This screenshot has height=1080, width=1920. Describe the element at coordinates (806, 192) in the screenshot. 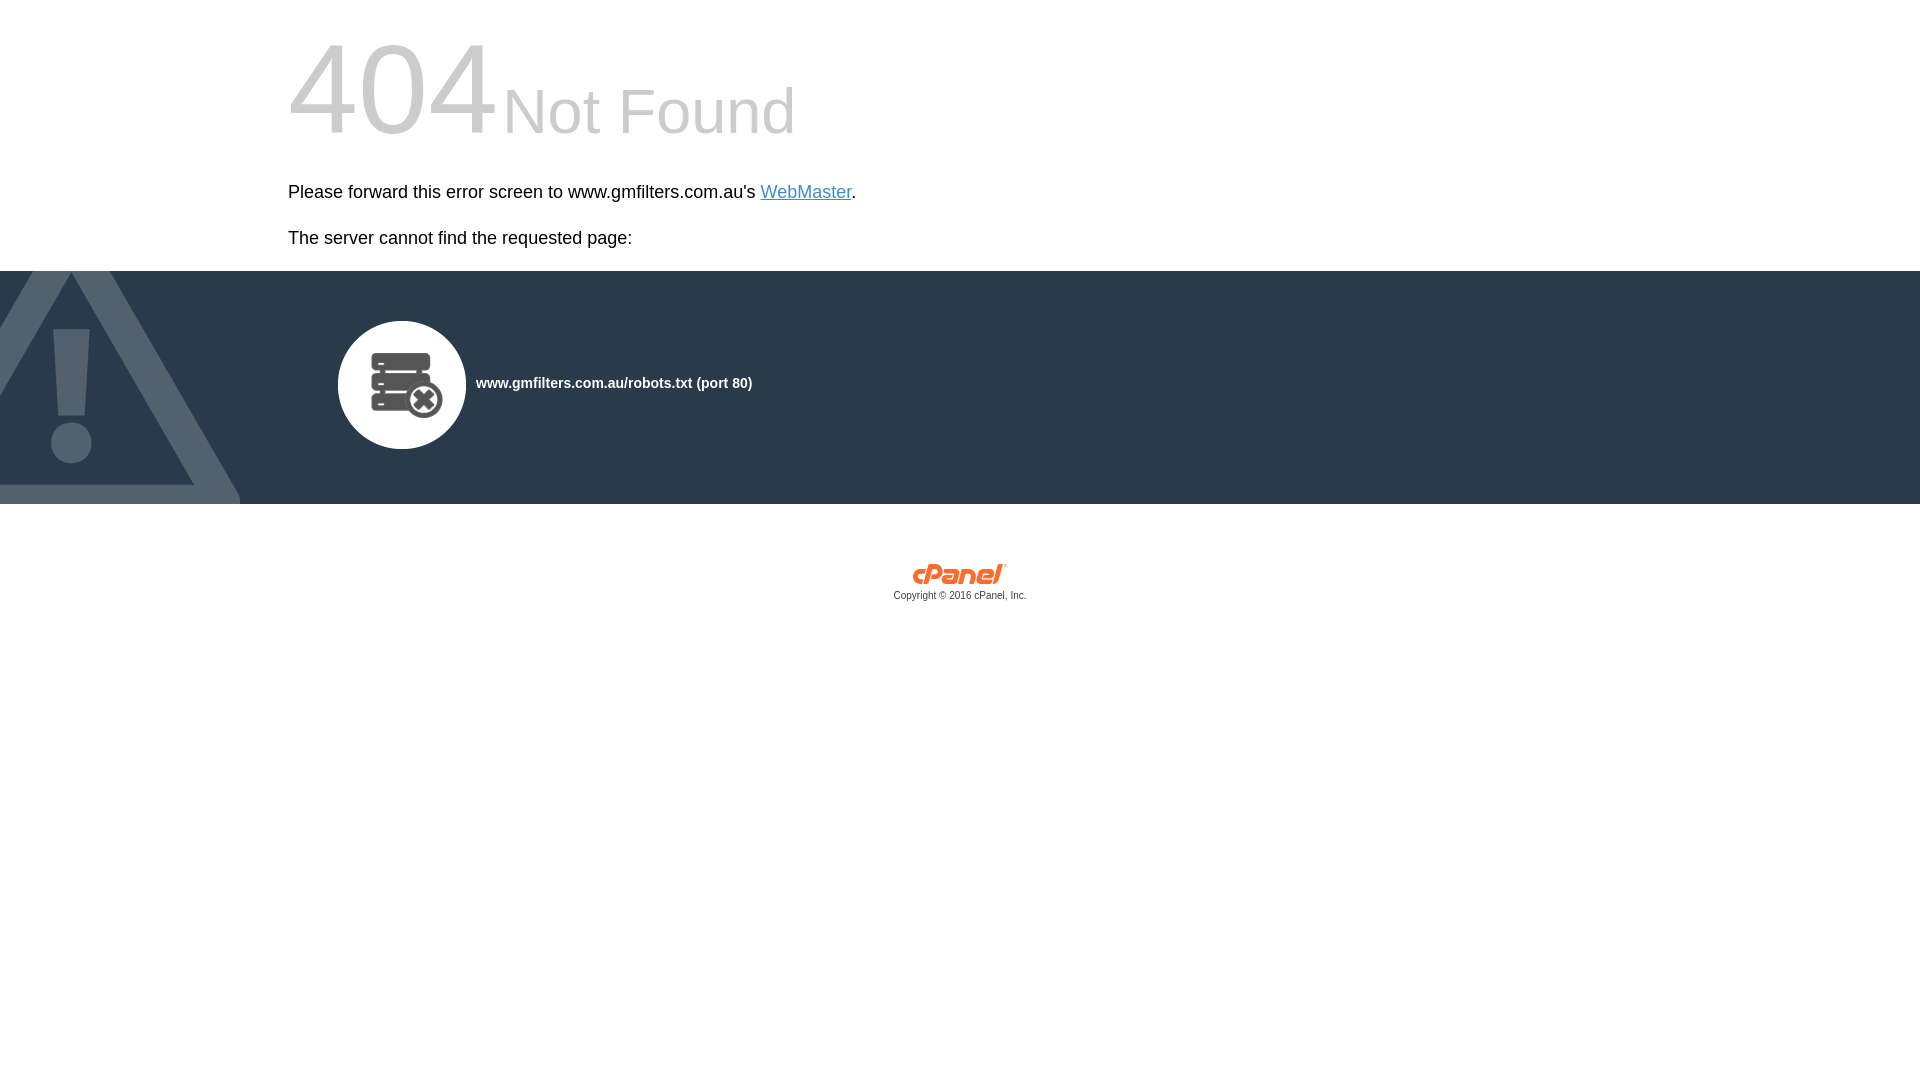

I see `'WebMaster'` at that location.